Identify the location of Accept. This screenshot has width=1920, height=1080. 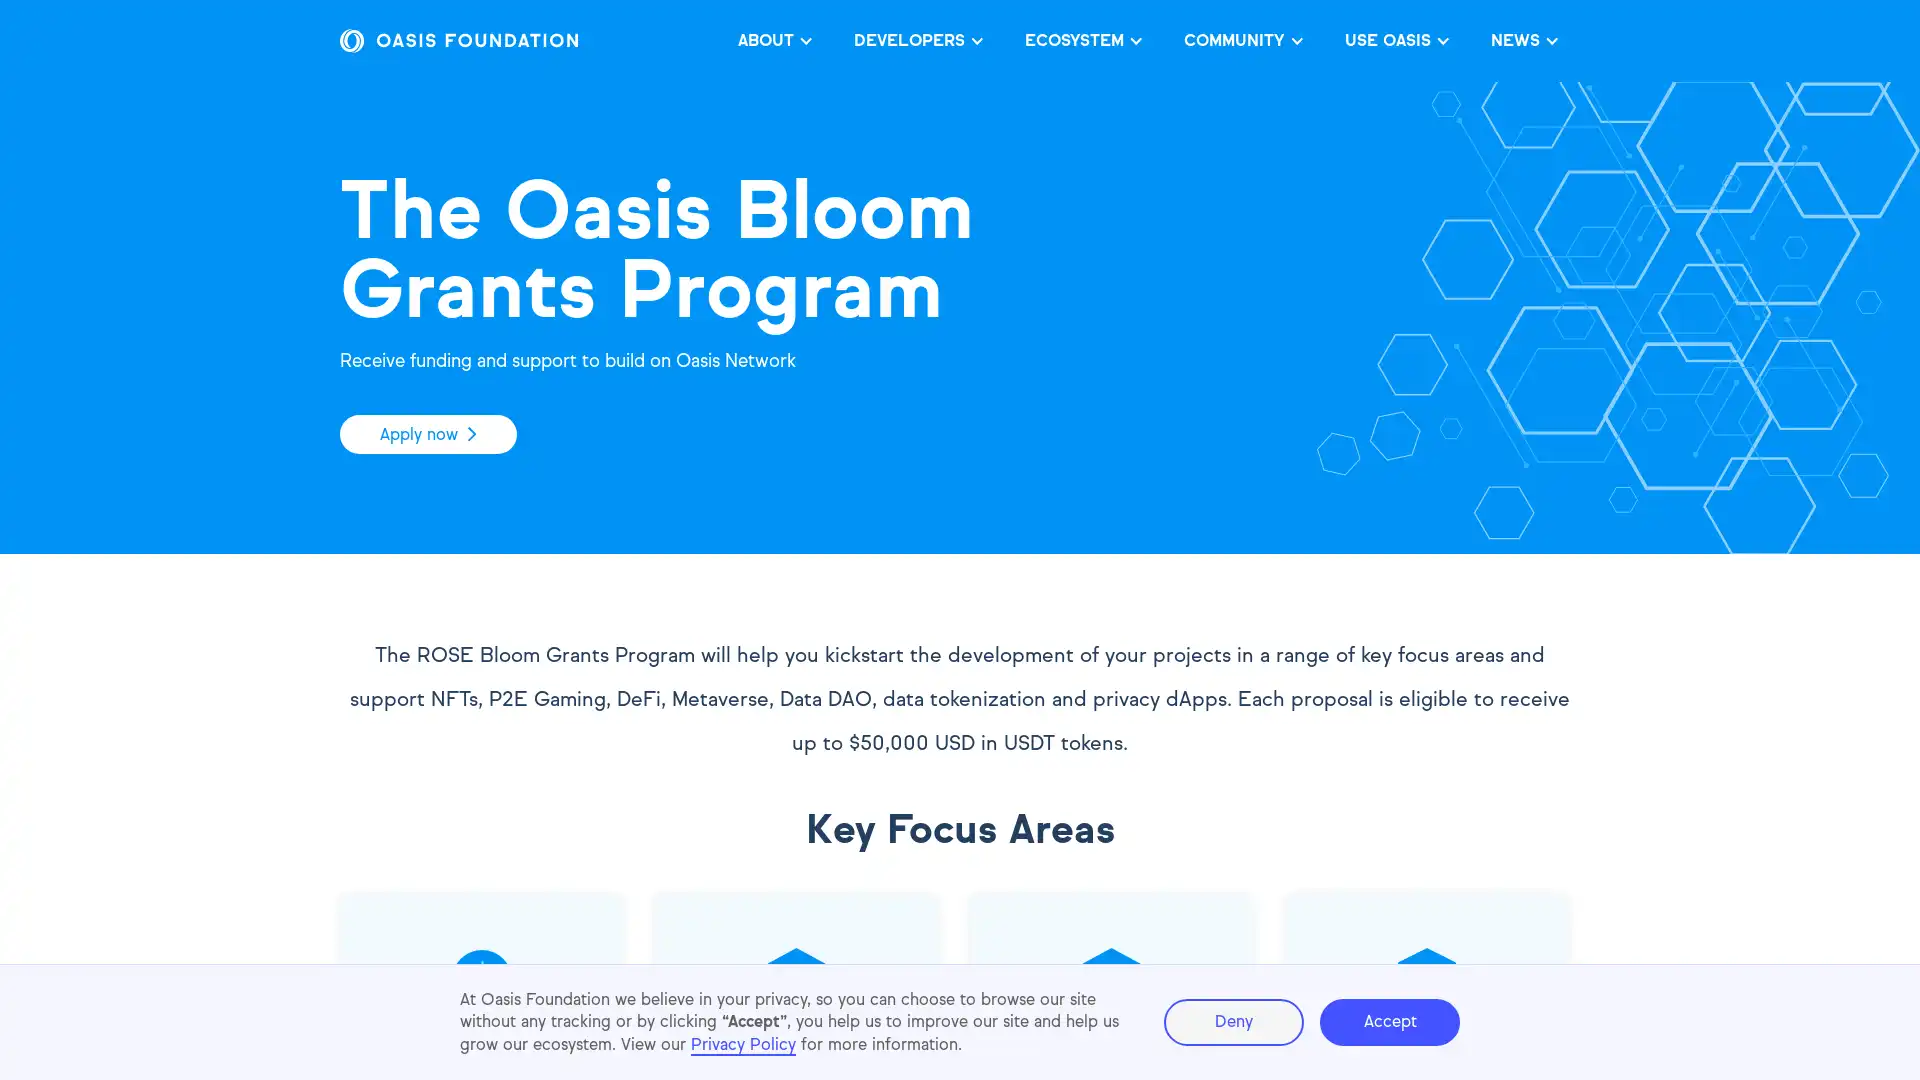
(1389, 1022).